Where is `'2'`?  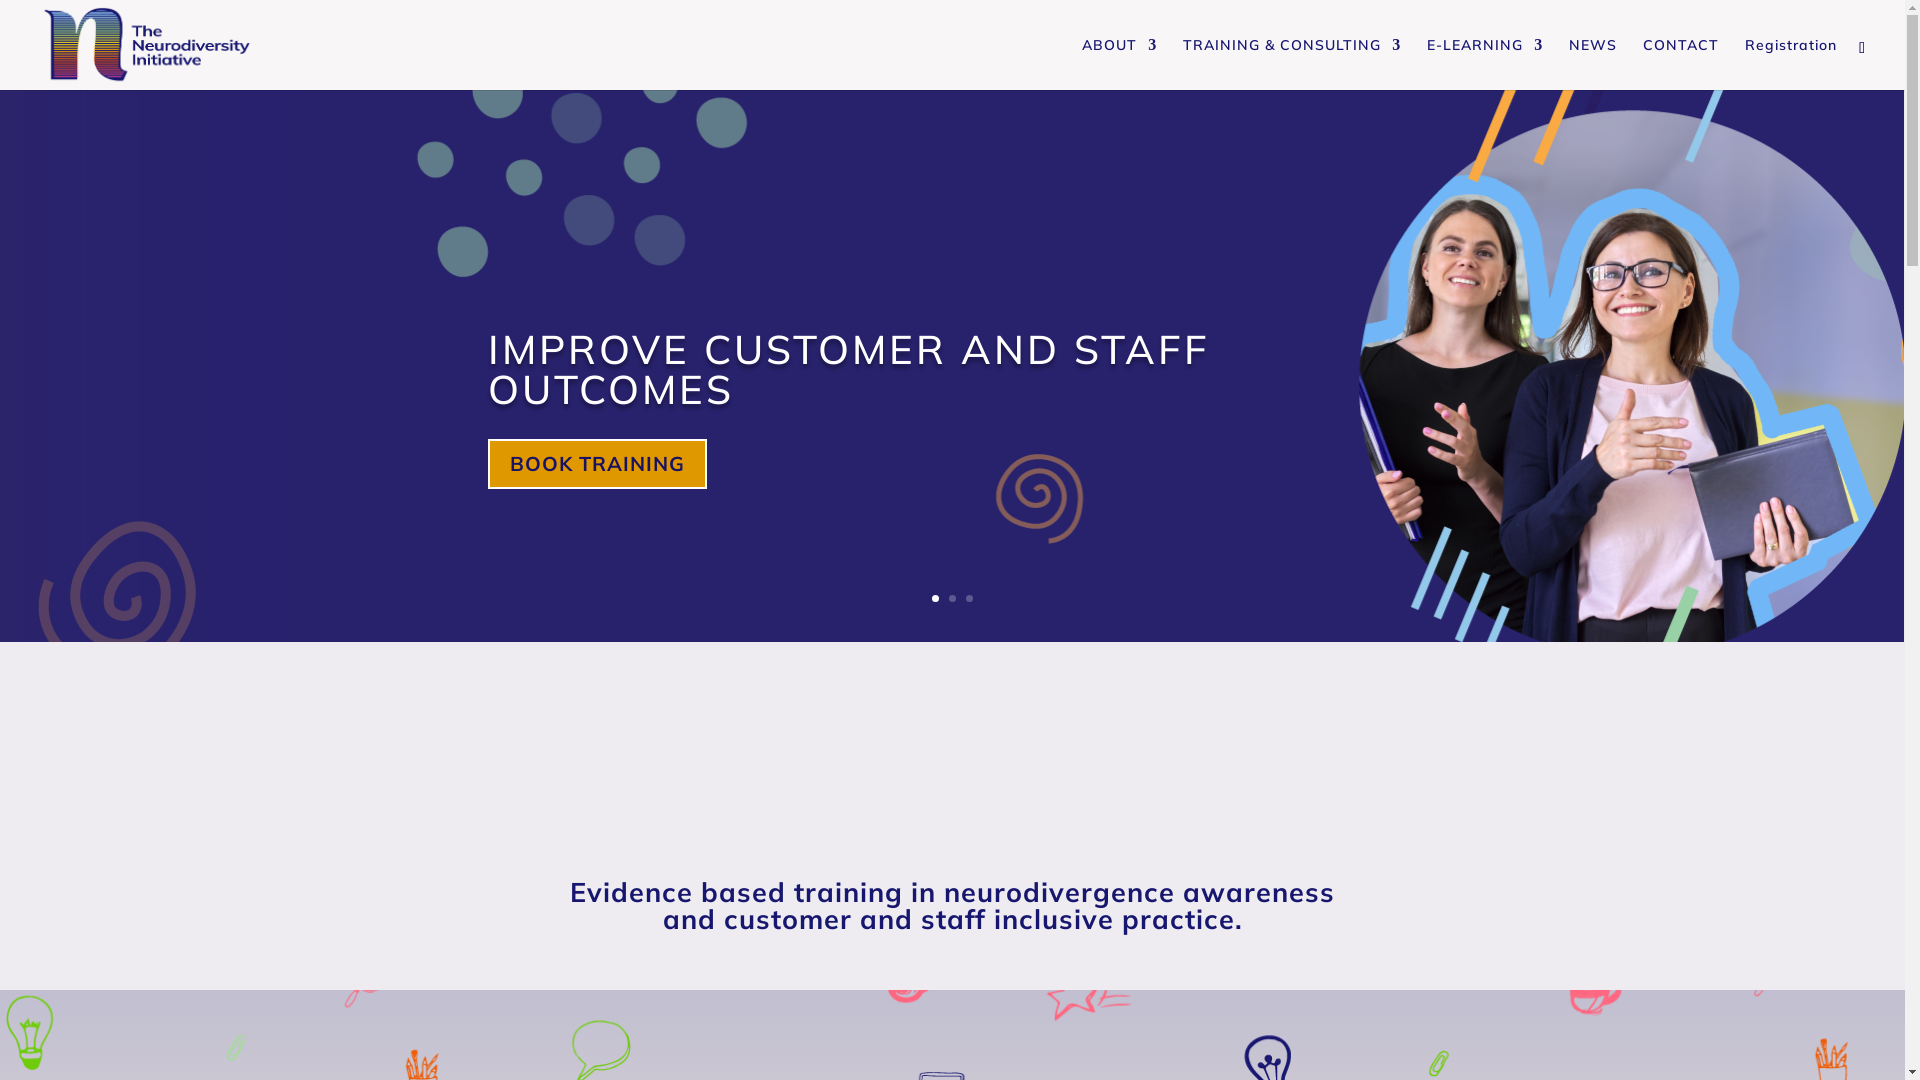 '2' is located at coordinates (951, 597).